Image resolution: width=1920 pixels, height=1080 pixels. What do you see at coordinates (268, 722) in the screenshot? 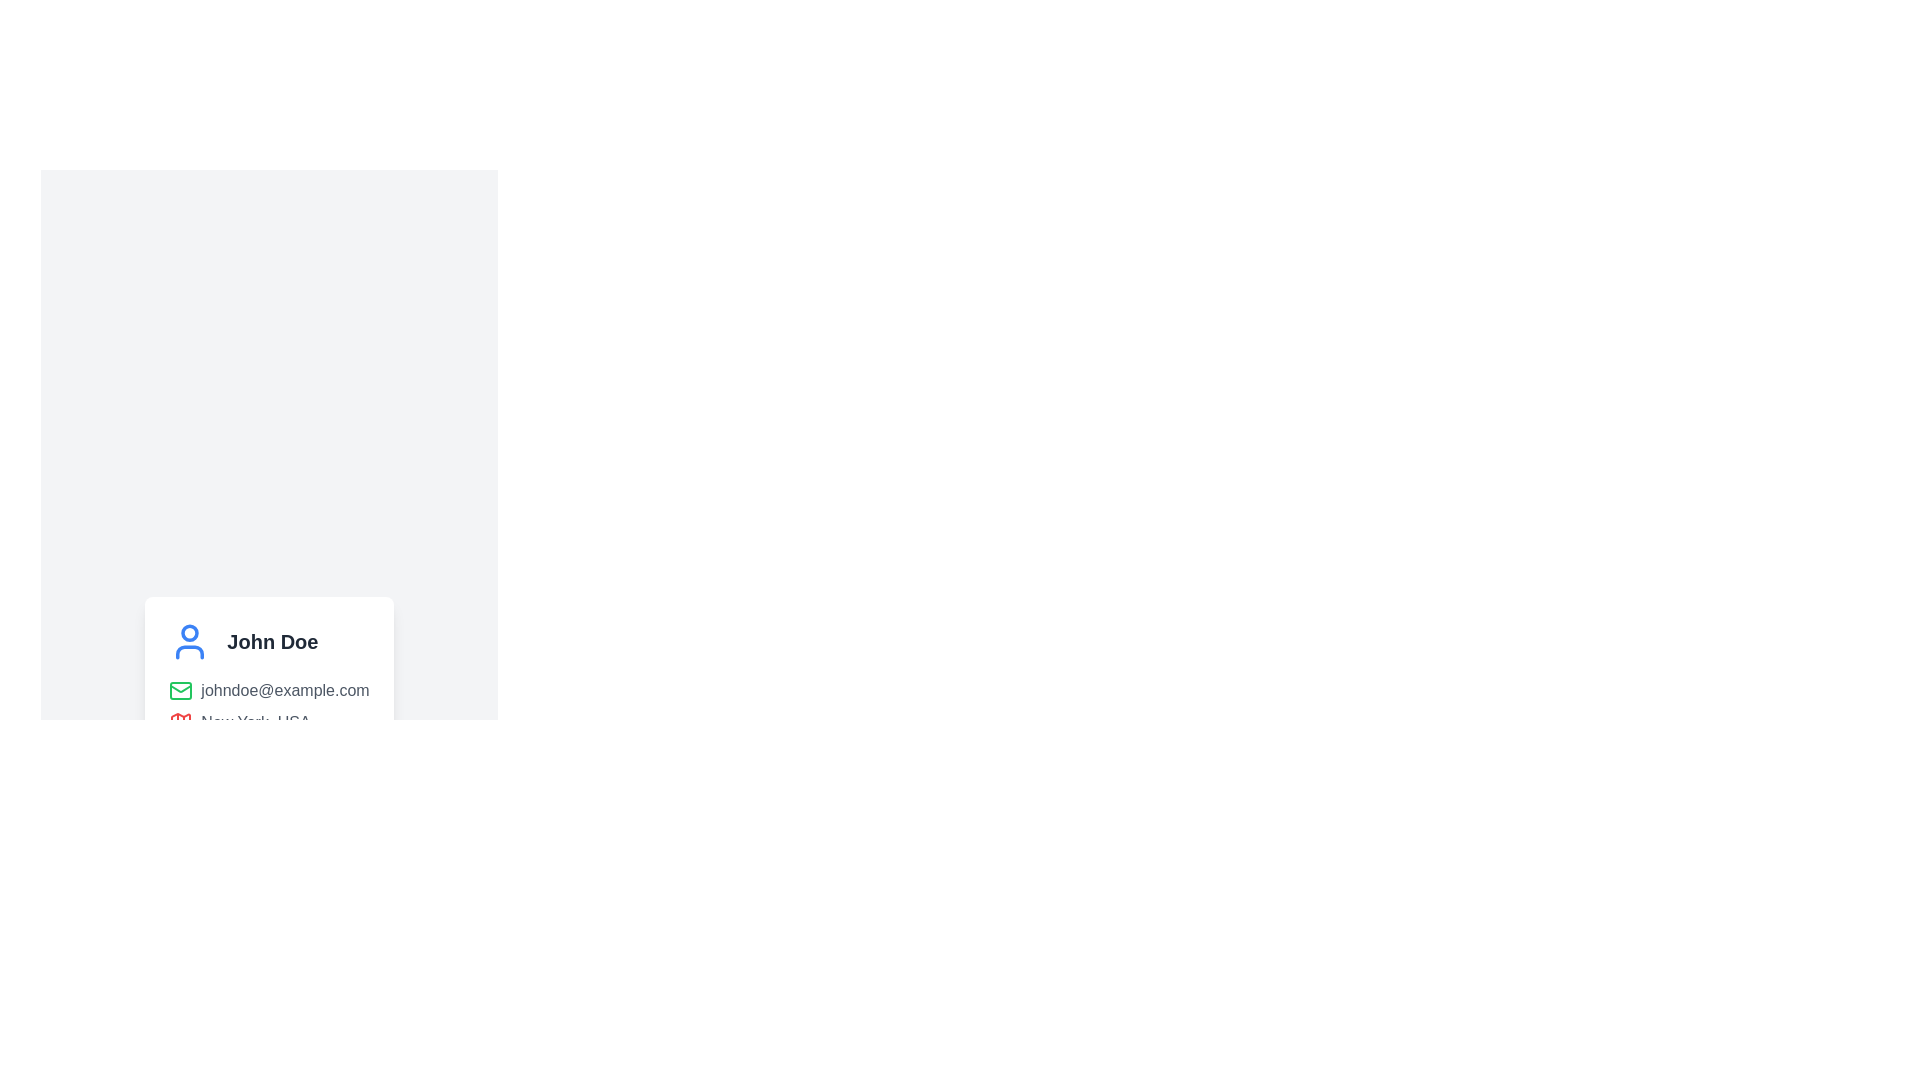
I see `informational label representing 'New York, USA', located at the bottom section of a card-like structure, beneath the email detail section` at bounding box center [268, 722].